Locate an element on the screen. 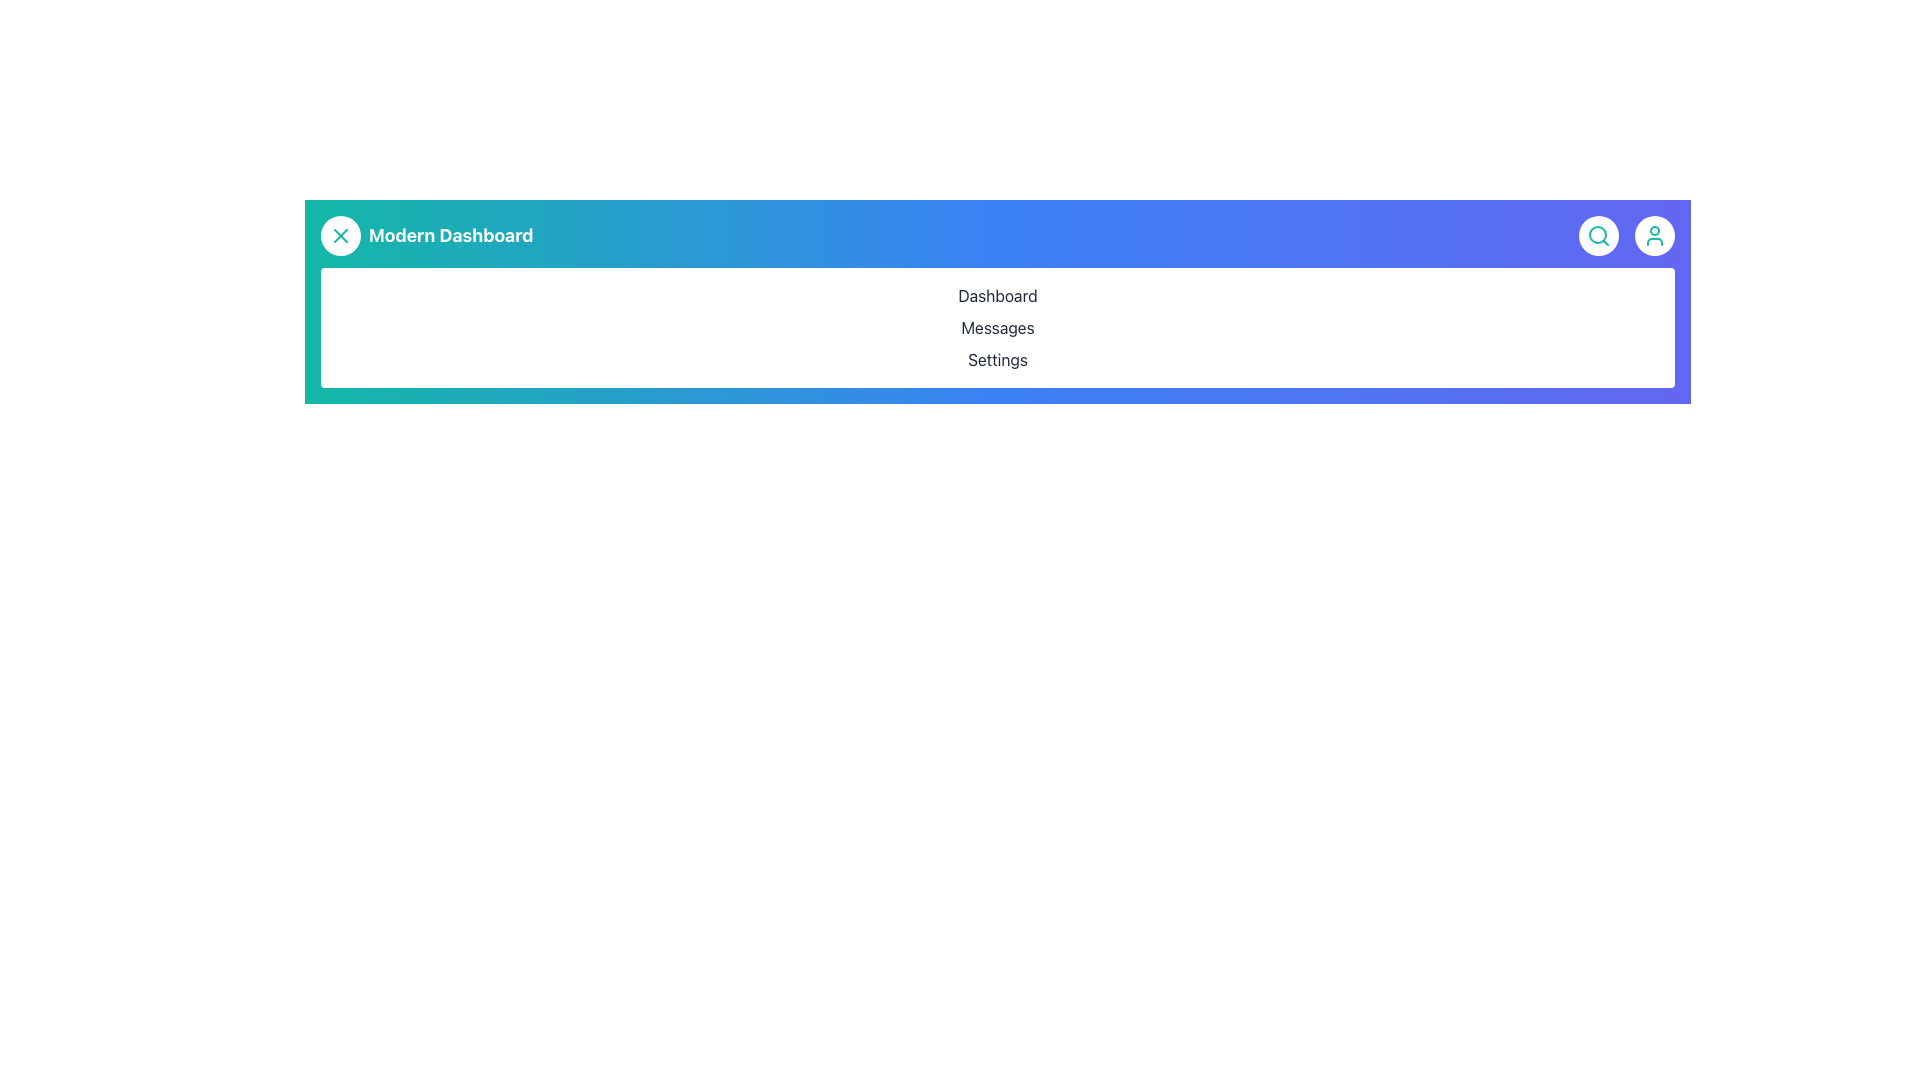  the 'X' close icon located in the top-left corner of the navigation bar is located at coordinates (340, 234).